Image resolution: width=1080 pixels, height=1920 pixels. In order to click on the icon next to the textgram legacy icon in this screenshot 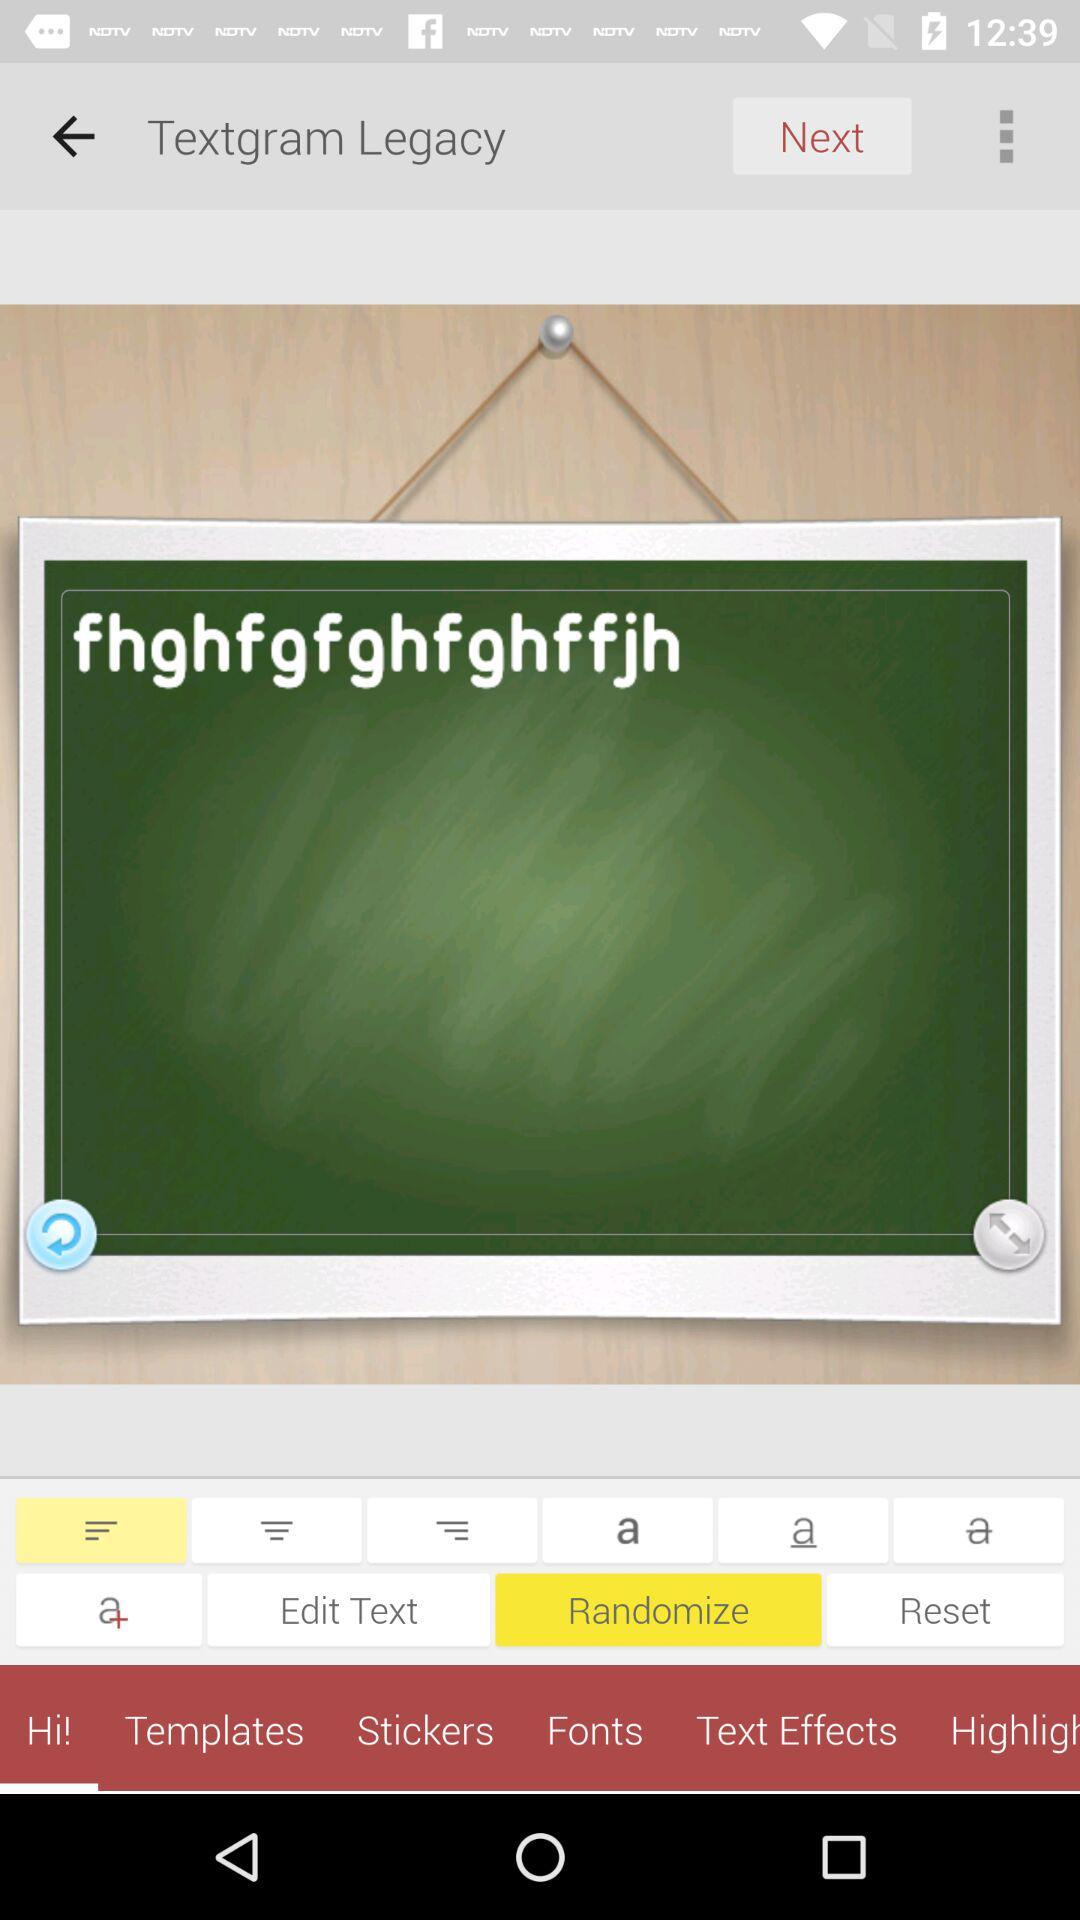, I will do `click(72, 135)`.